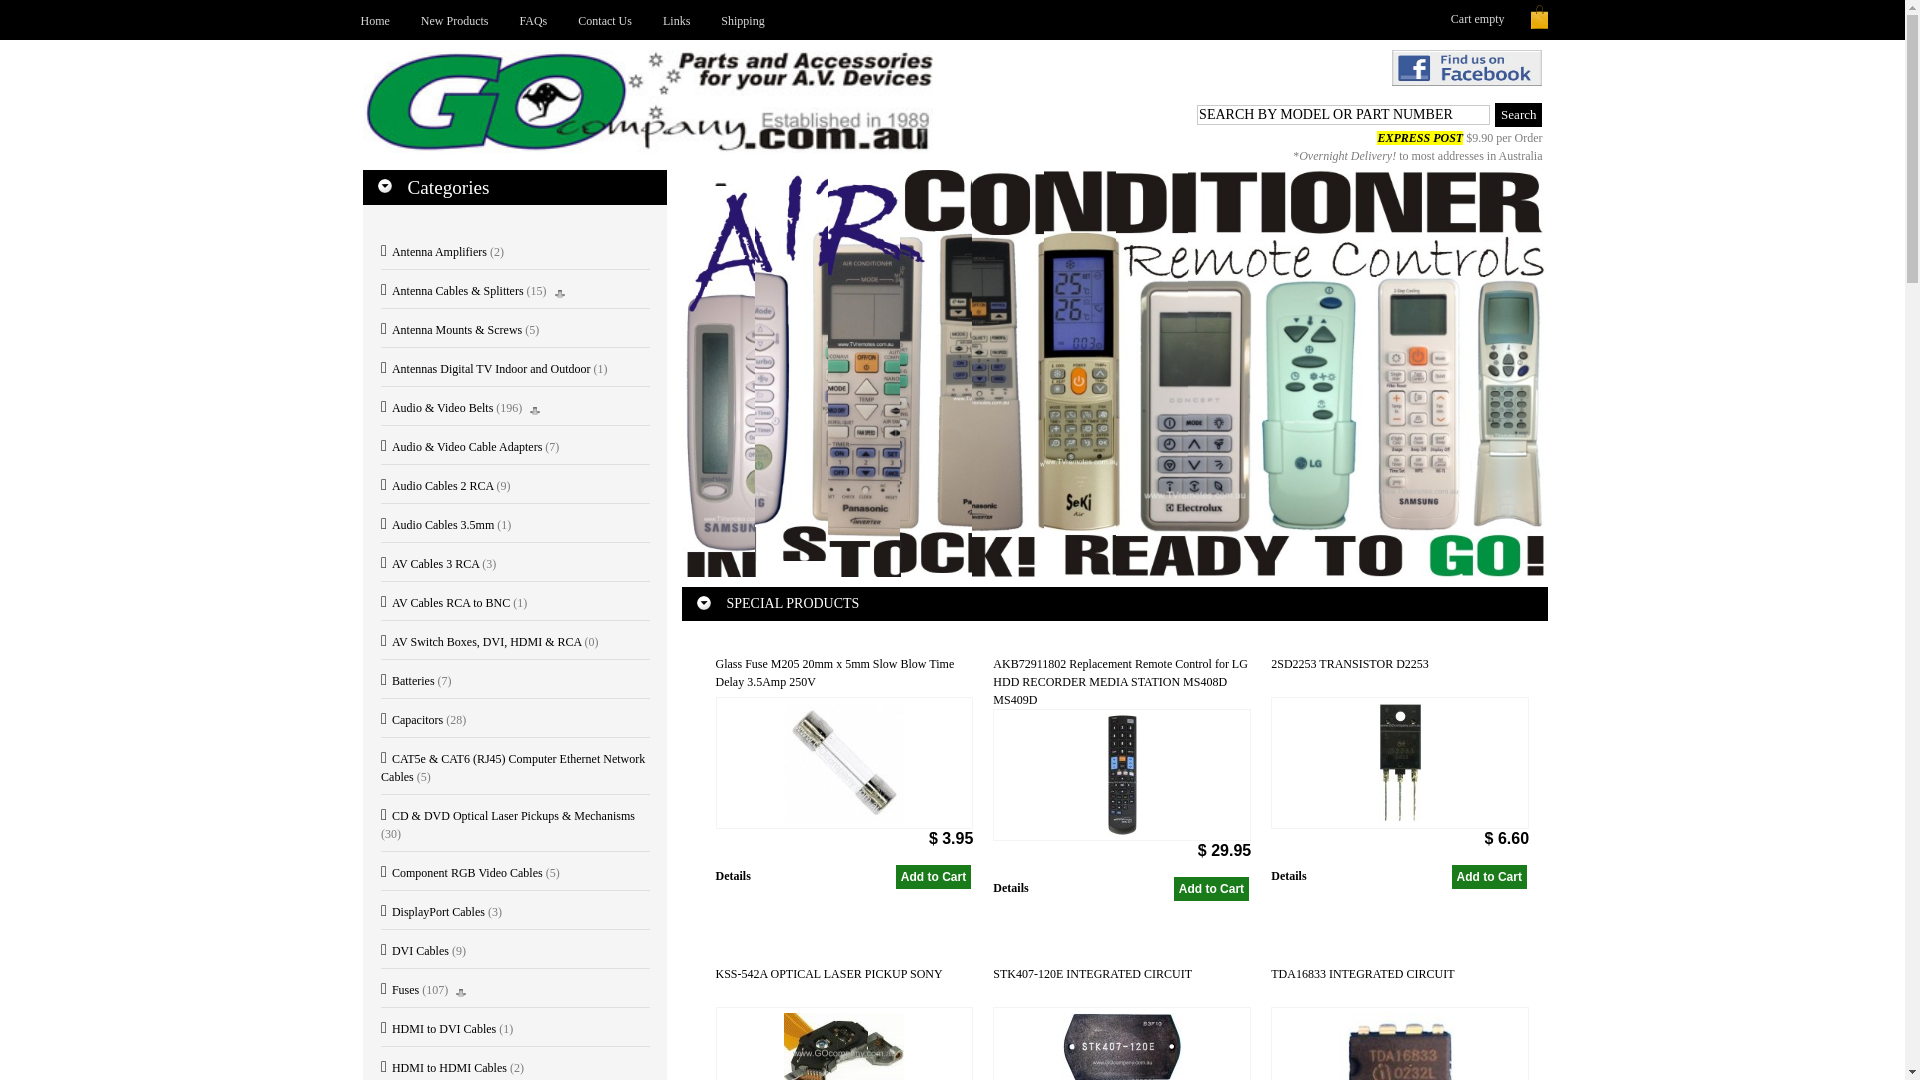 The image size is (1920, 1080). What do you see at coordinates (603, 19) in the screenshot?
I see `'Contact Us'` at bounding box center [603, 19].